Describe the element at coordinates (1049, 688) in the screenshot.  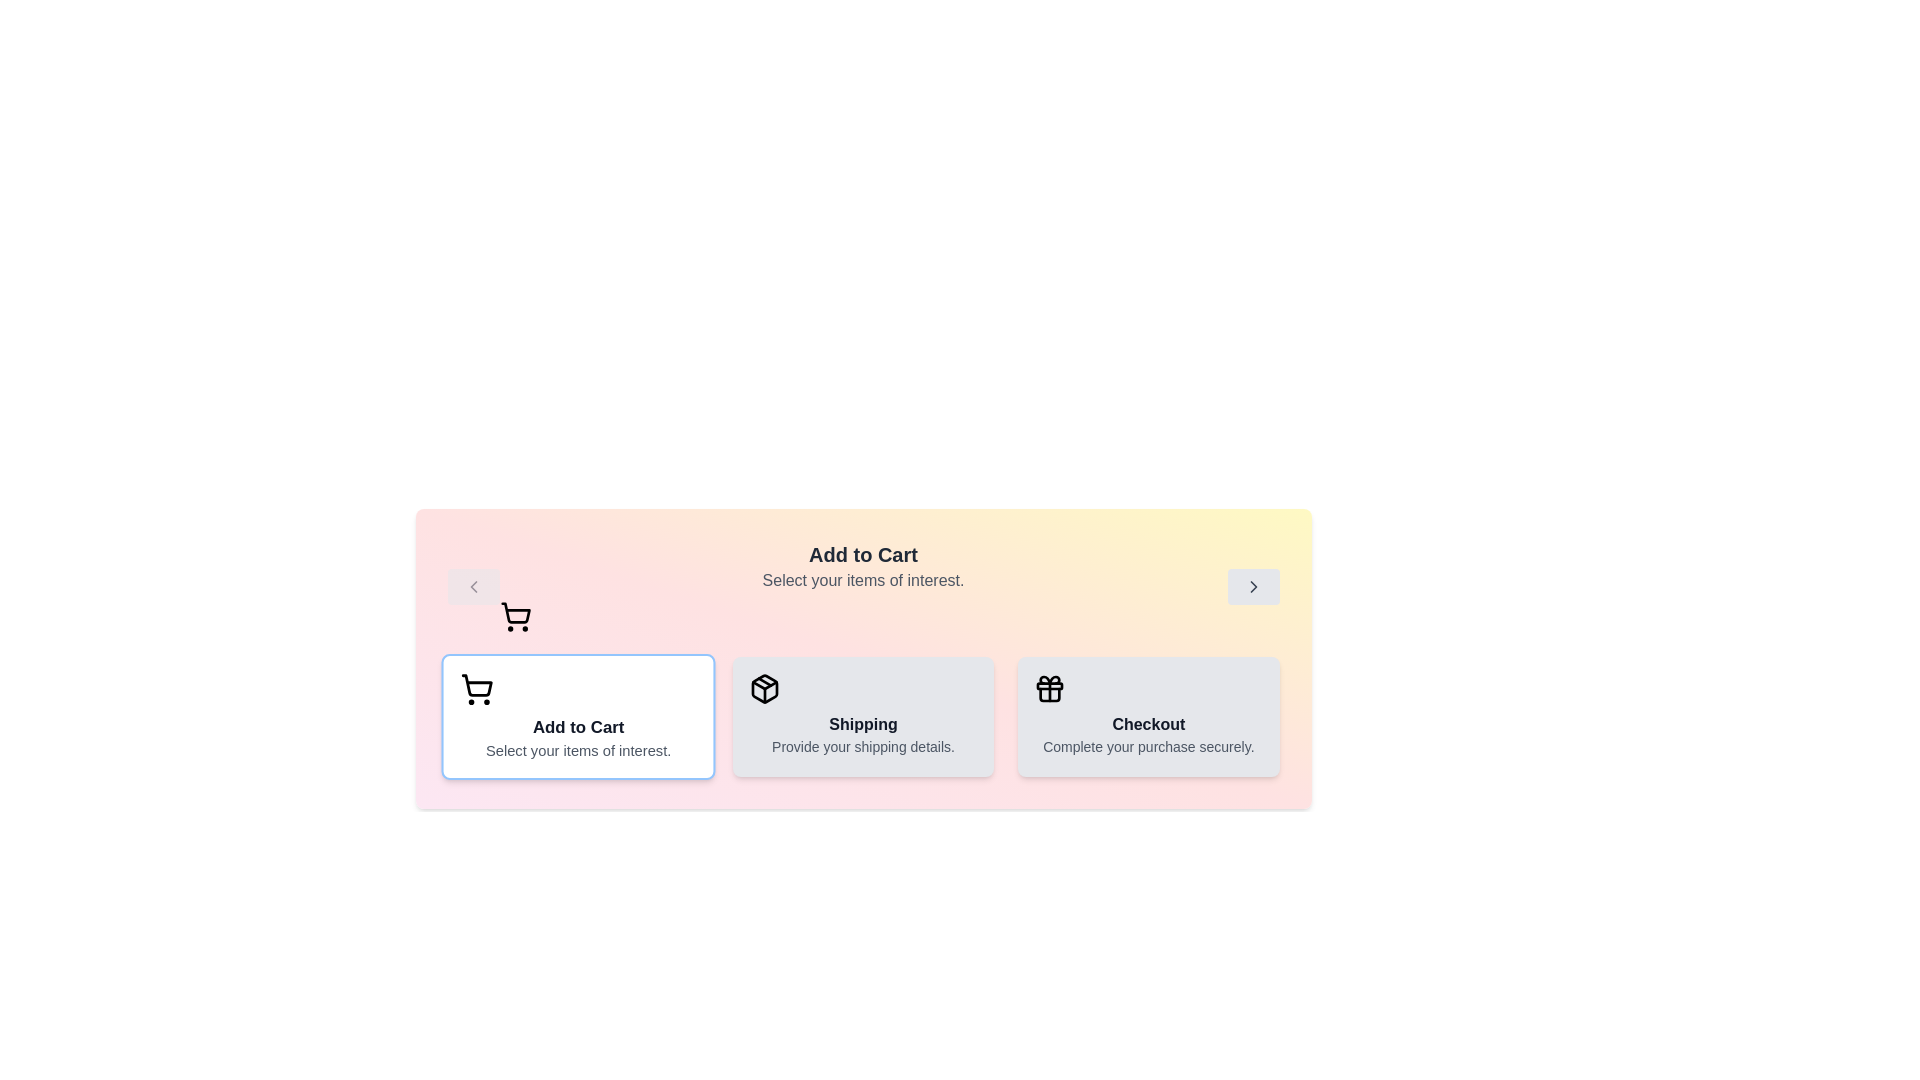
I see `the 'Checkout' gift box icon located in the third action card of the navigation stepper` at that location.